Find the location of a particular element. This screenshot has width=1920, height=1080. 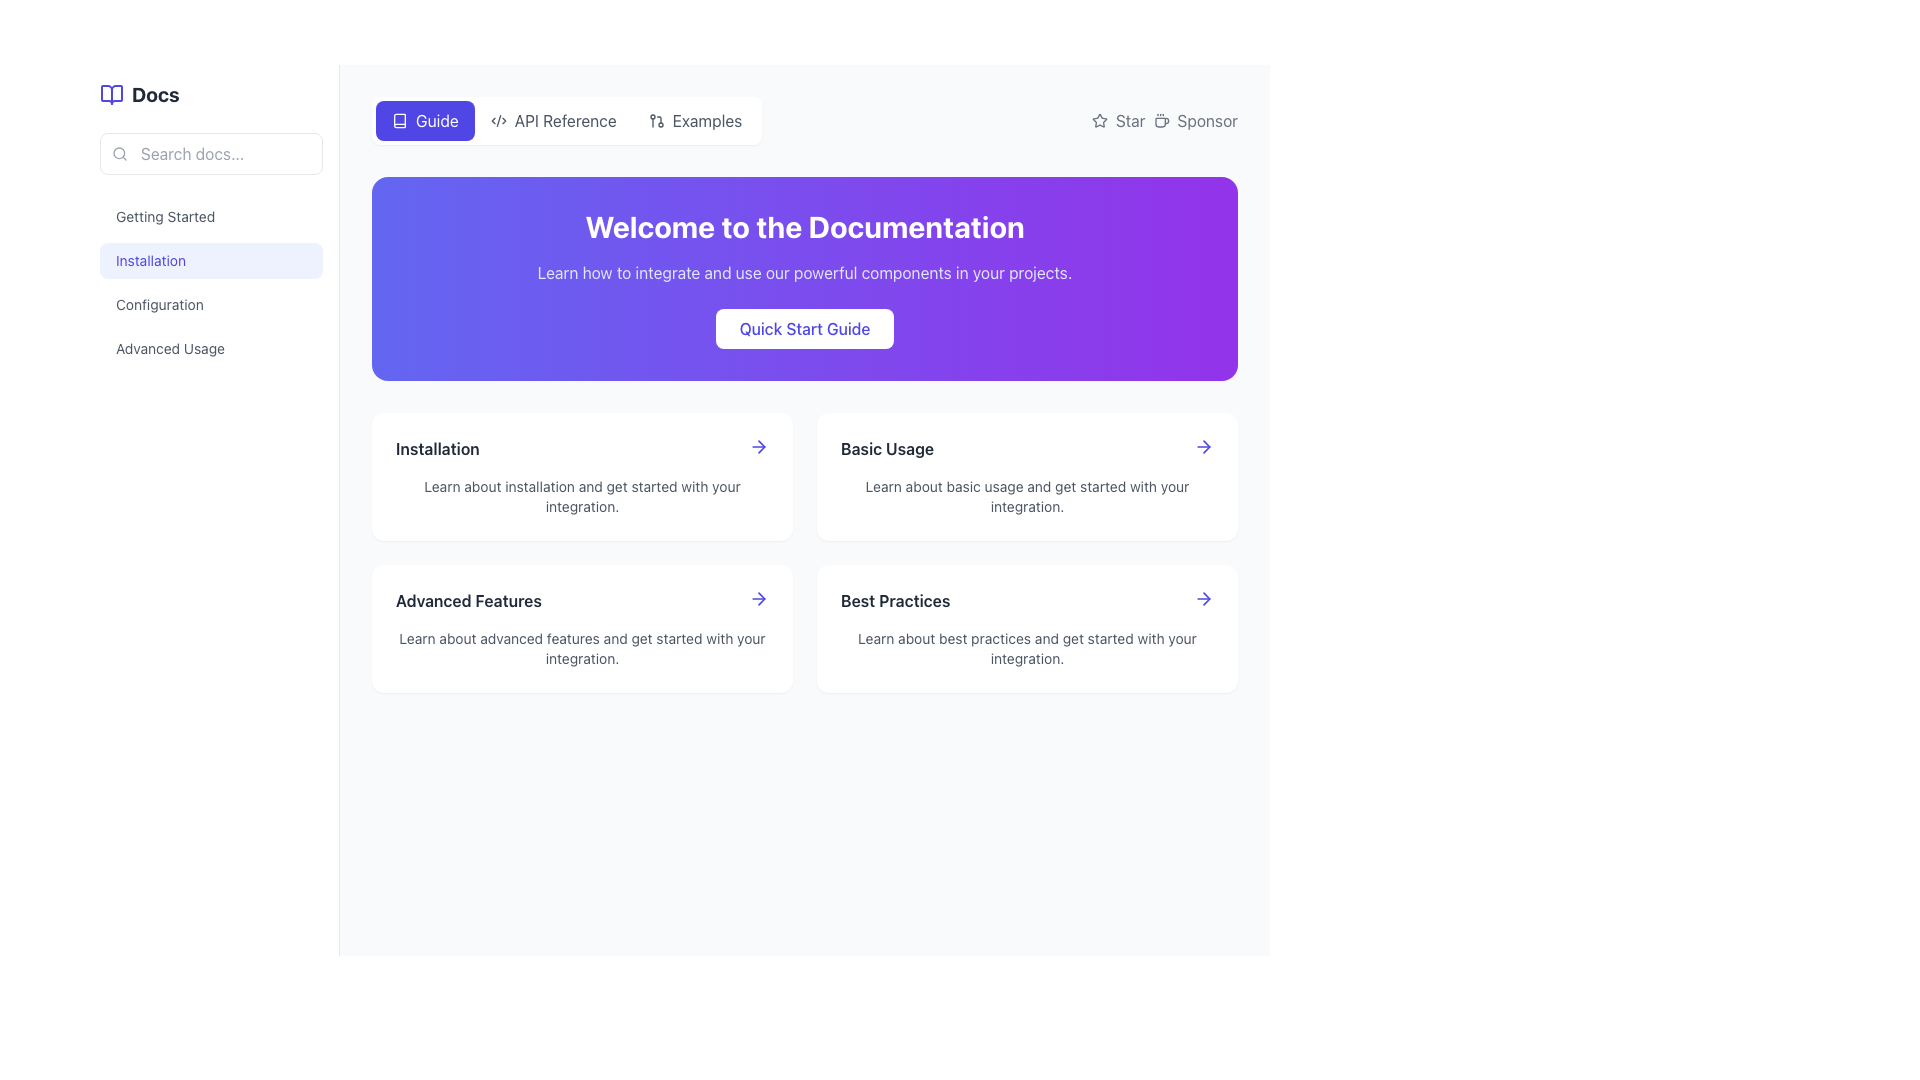

text label 'Advanced Features' which is displayed in bold dark grey font, located in the second column of the lower row in a four-tile grid layout is located at coordinates (467, 600).